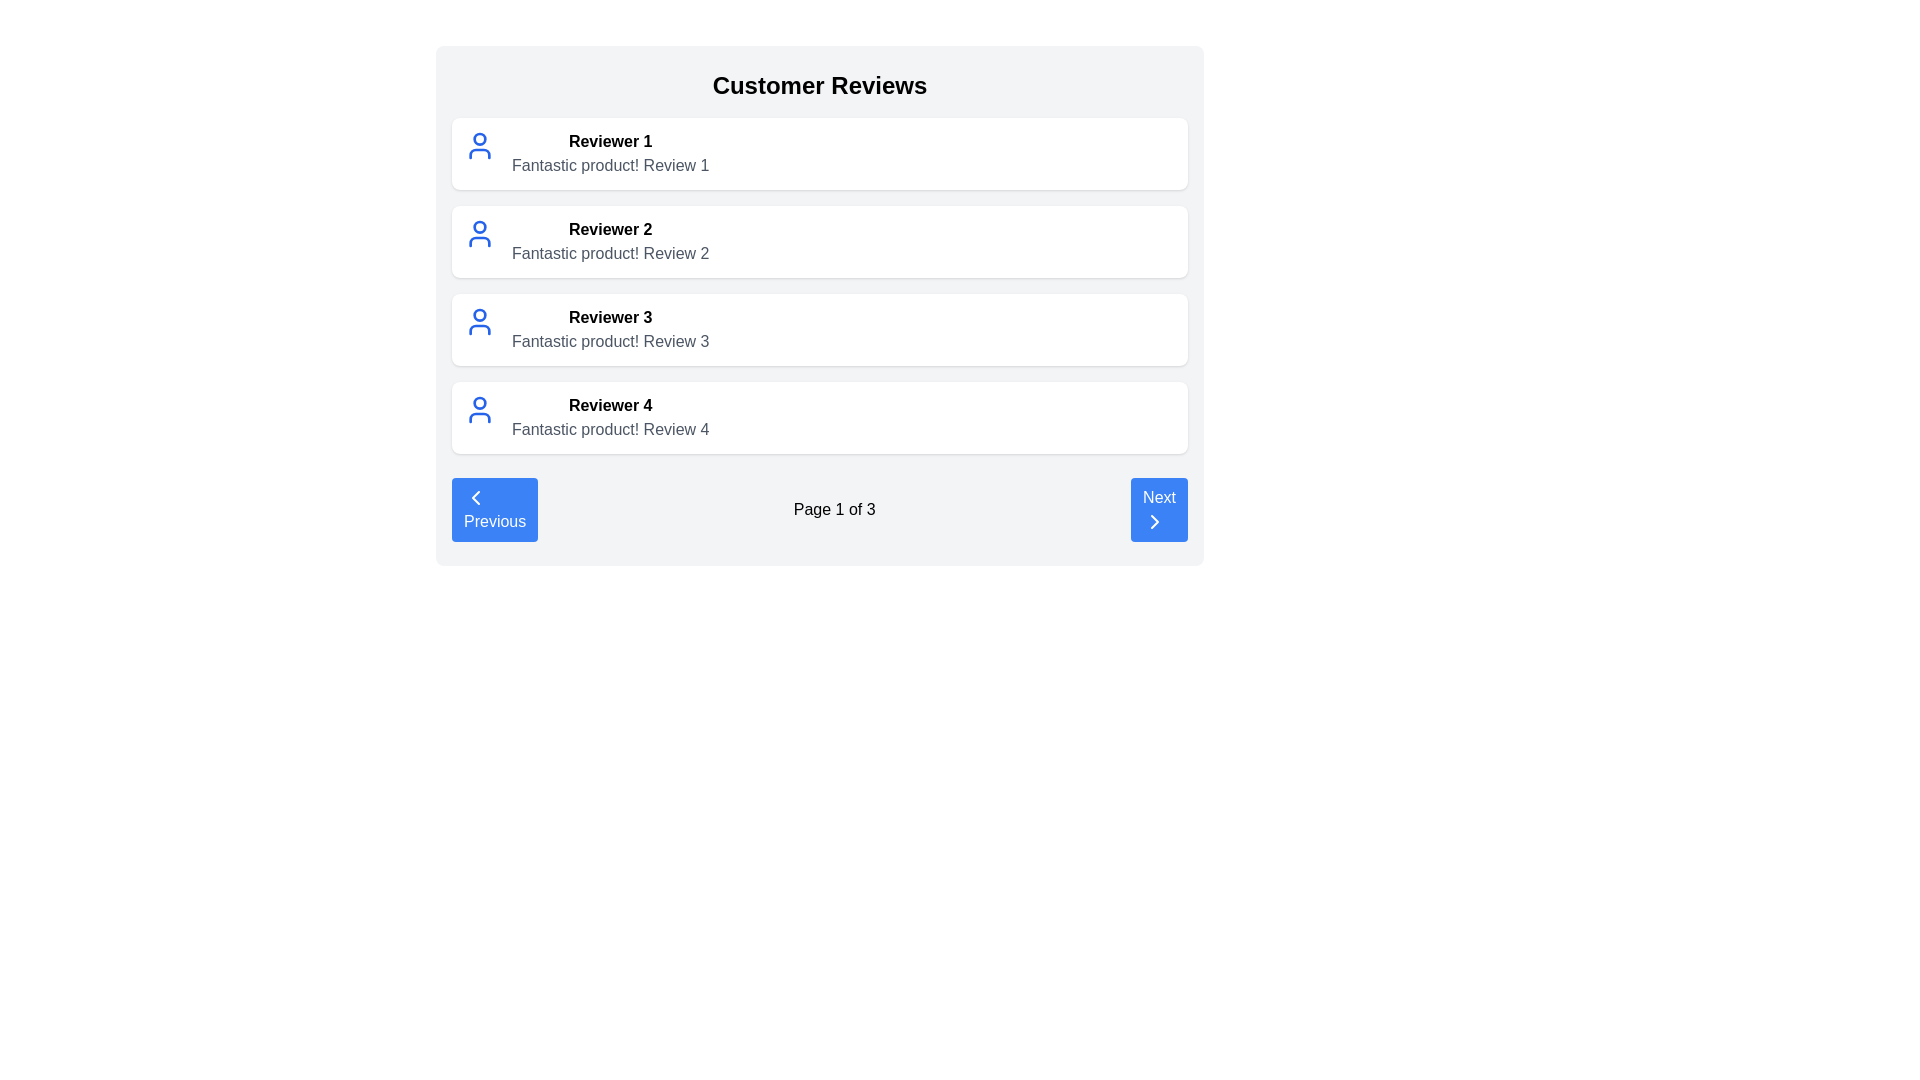 The width and height of the screenshot is (1920, 1080). I want to click on the circular graphical icon located near the top-left corner of the user icon graphic within the first review entry, so click(480, 137).